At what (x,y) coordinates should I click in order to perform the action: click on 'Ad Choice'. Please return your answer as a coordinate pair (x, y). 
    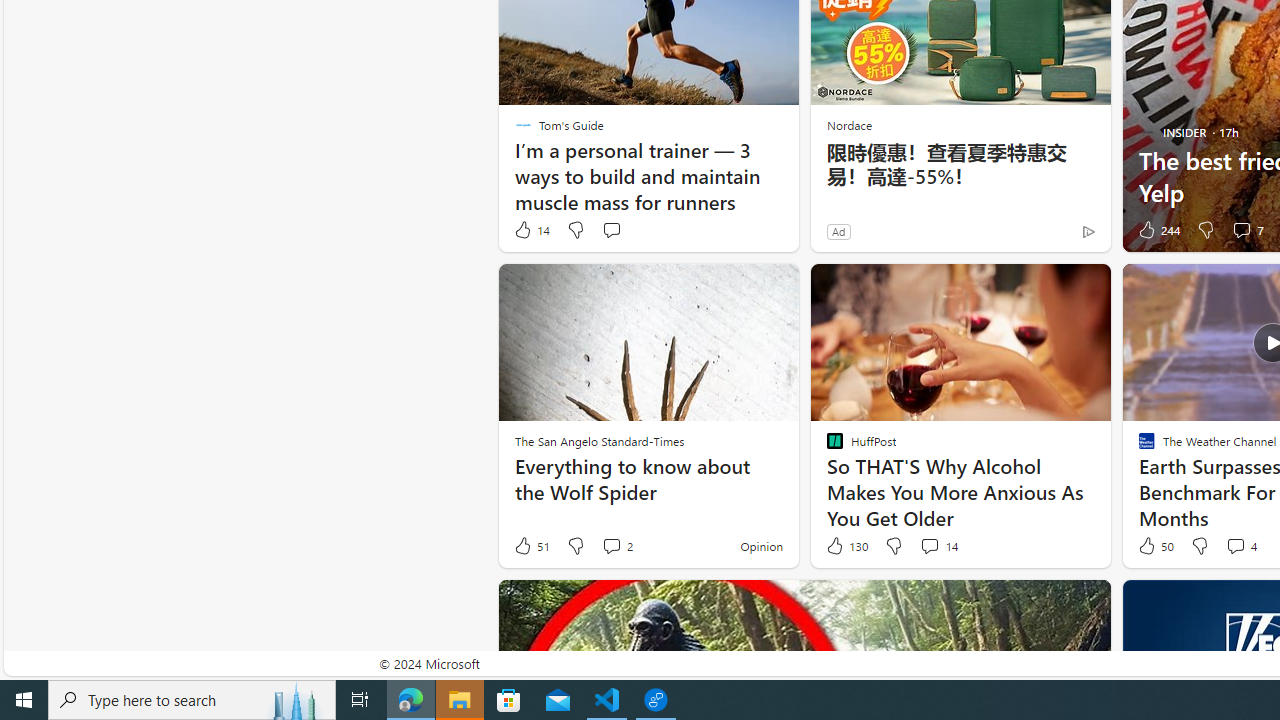
    Looking at the image, I should click on (1087, 230).